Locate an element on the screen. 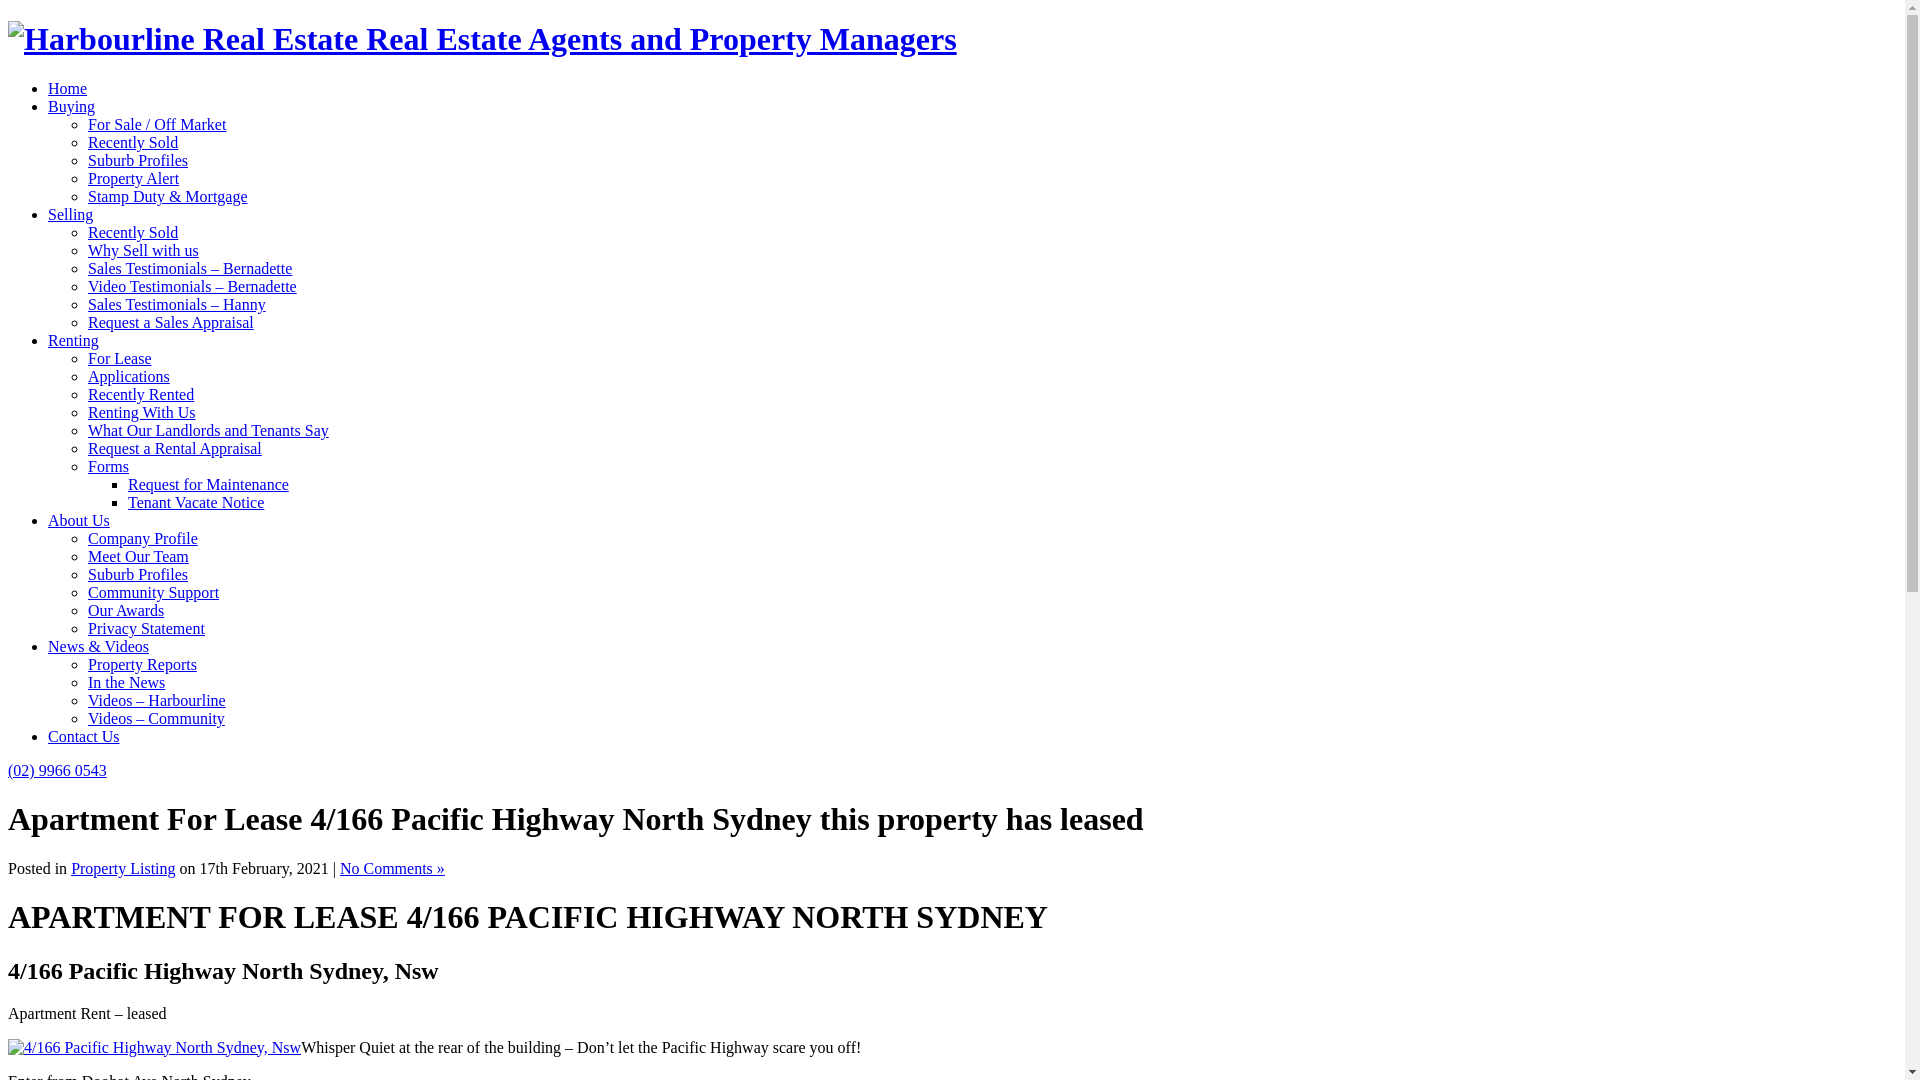  'Renting' is located at coordinates (73, 339).